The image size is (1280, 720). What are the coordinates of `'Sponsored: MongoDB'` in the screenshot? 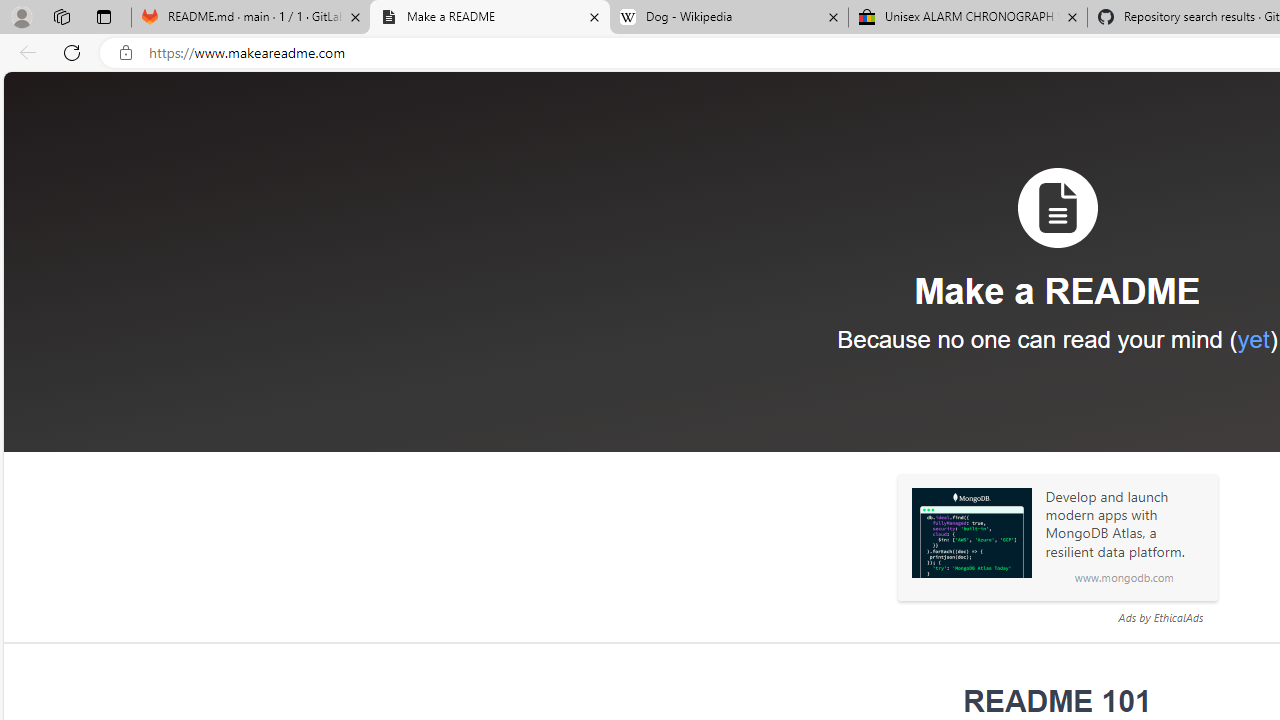 It's located at (971, 532).